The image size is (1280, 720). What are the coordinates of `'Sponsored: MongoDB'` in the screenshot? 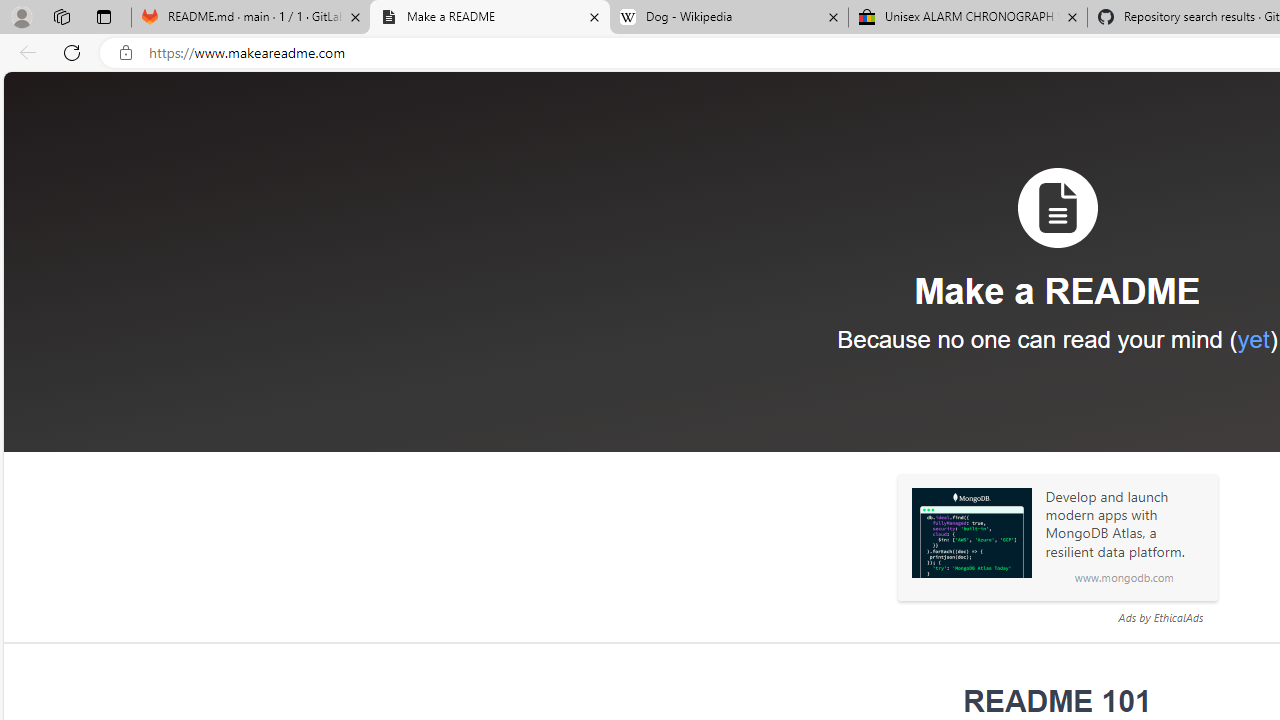 It's located at (971, 532).